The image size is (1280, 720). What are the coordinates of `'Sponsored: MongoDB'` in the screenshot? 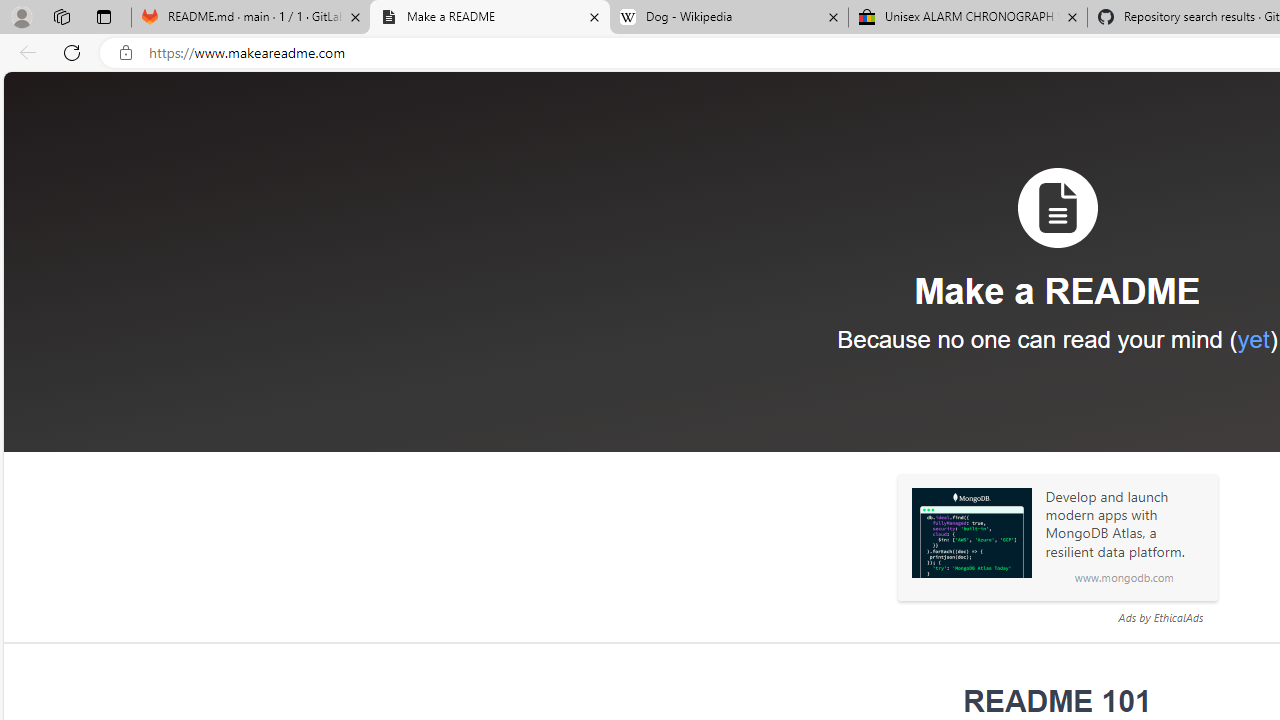 It's located at (971, 532).